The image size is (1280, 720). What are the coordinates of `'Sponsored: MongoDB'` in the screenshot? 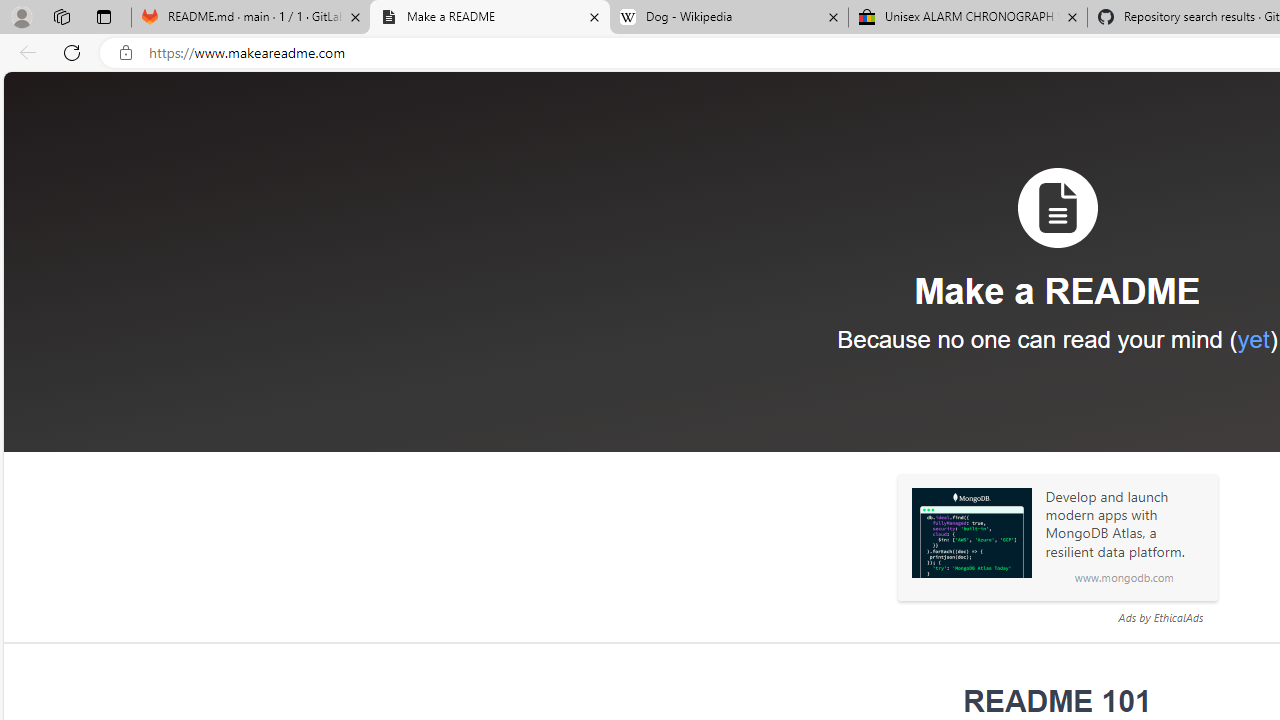 It's located at (971, 532).